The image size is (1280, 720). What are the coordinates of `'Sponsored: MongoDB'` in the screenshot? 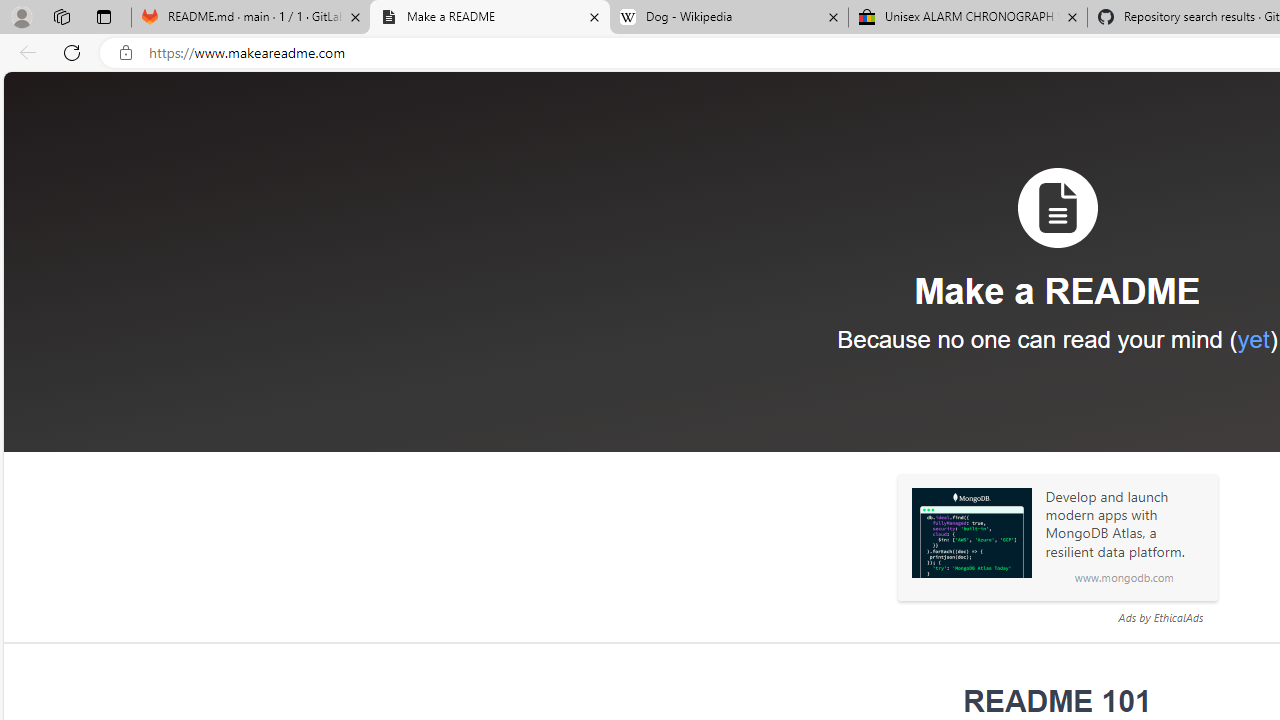 It's located at (971, 532).